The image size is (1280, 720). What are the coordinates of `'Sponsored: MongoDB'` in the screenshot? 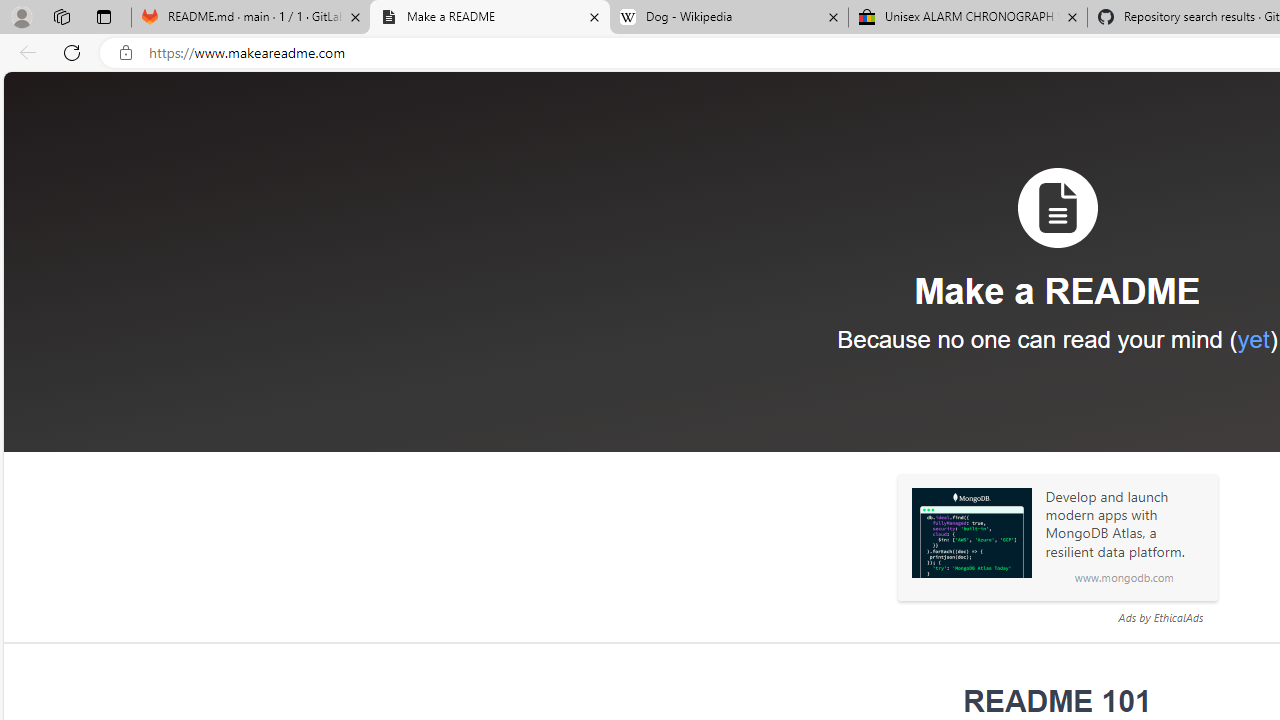 It's located at (971, 532).